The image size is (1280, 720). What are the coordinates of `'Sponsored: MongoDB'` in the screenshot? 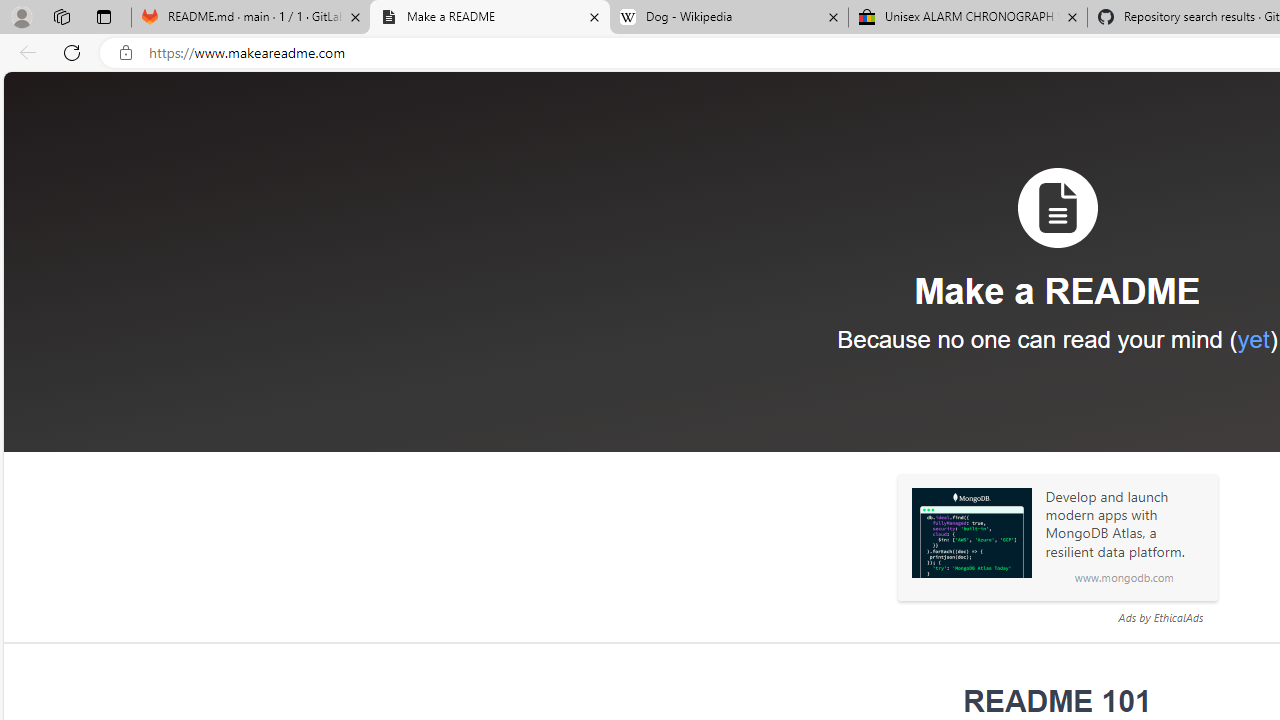 It's located at (971, 532).